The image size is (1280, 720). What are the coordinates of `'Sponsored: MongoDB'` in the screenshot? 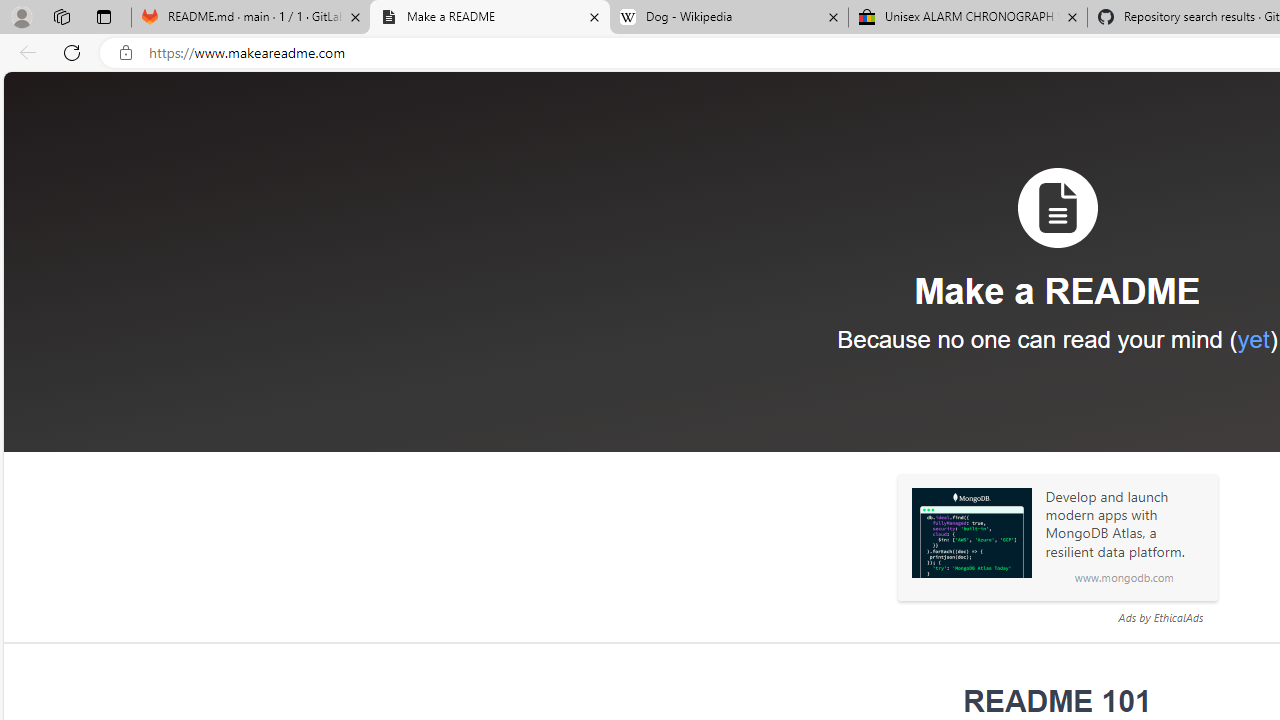 It's located at (971, 532).